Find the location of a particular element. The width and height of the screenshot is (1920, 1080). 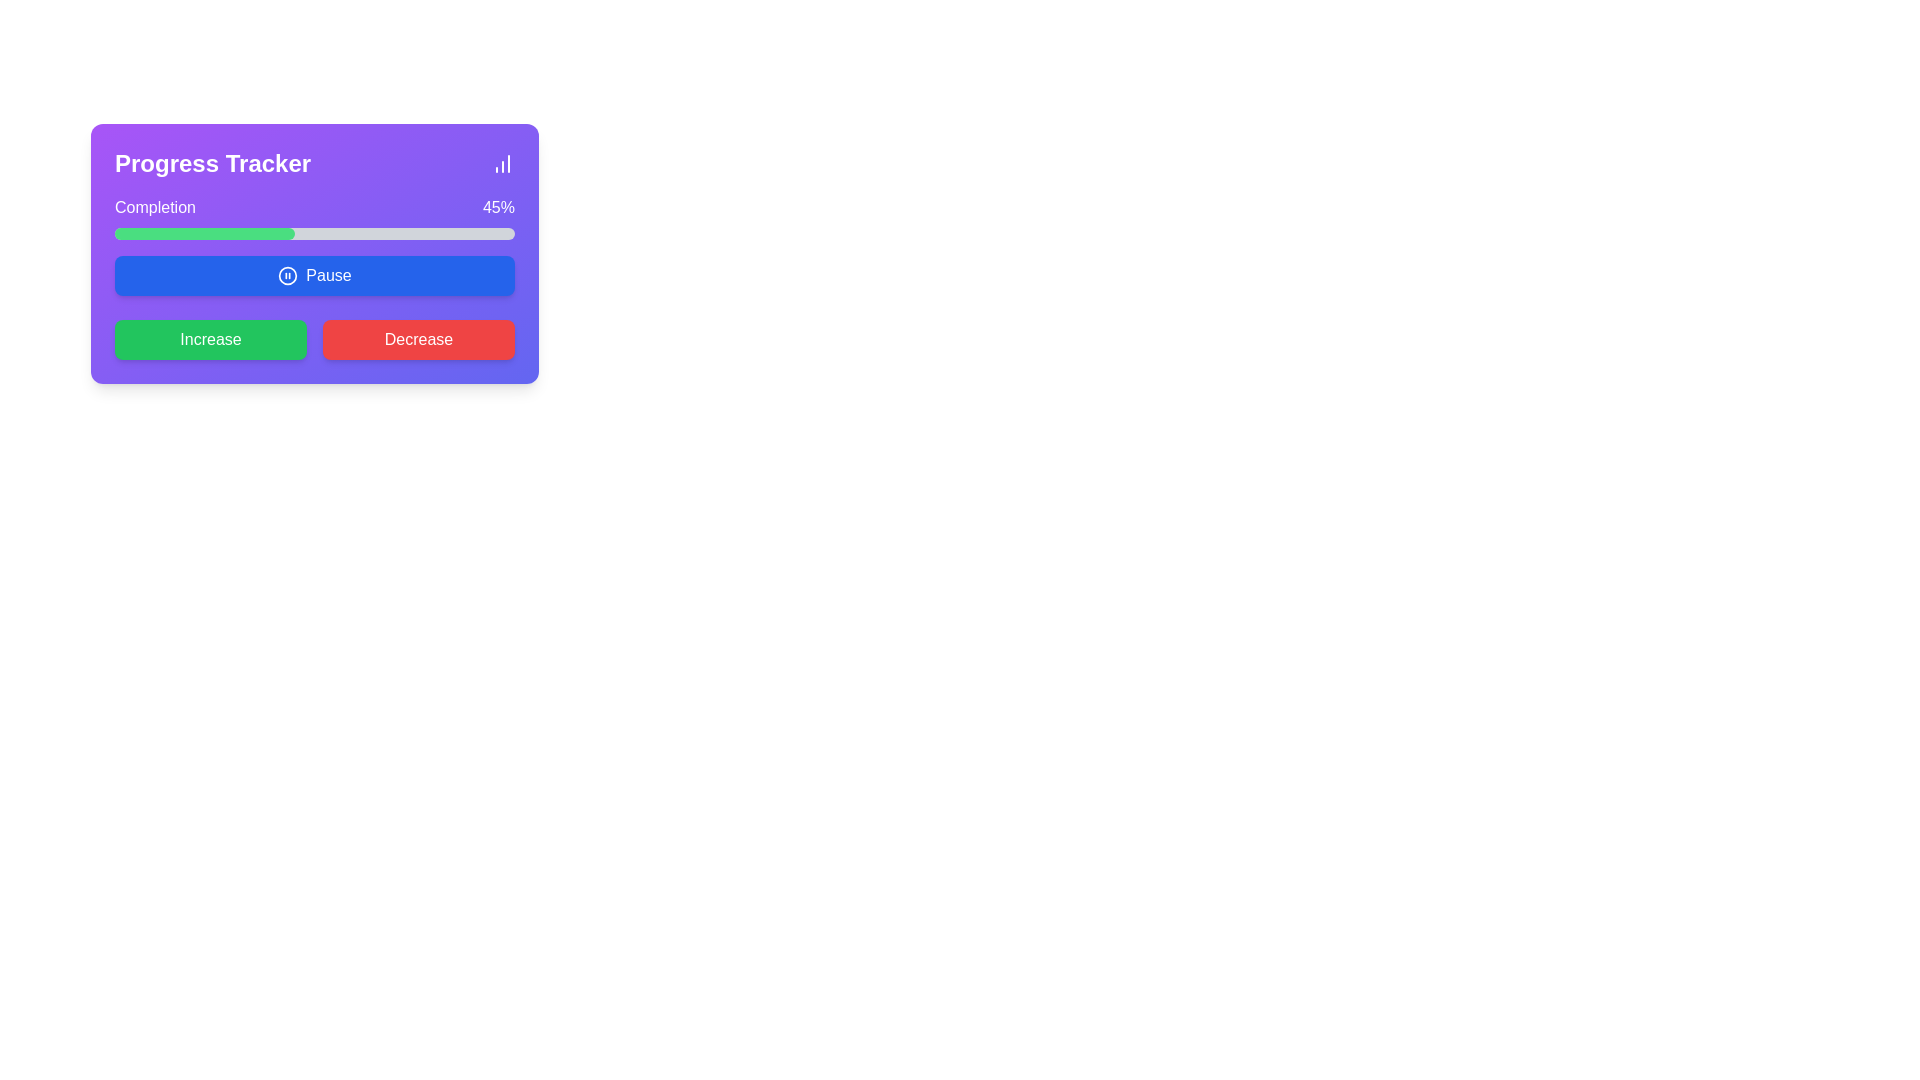

the leftmost green segment of the progress bar under the 'Completion' label in the 'Progress Tracker' section is located at coordinates (205, 233).